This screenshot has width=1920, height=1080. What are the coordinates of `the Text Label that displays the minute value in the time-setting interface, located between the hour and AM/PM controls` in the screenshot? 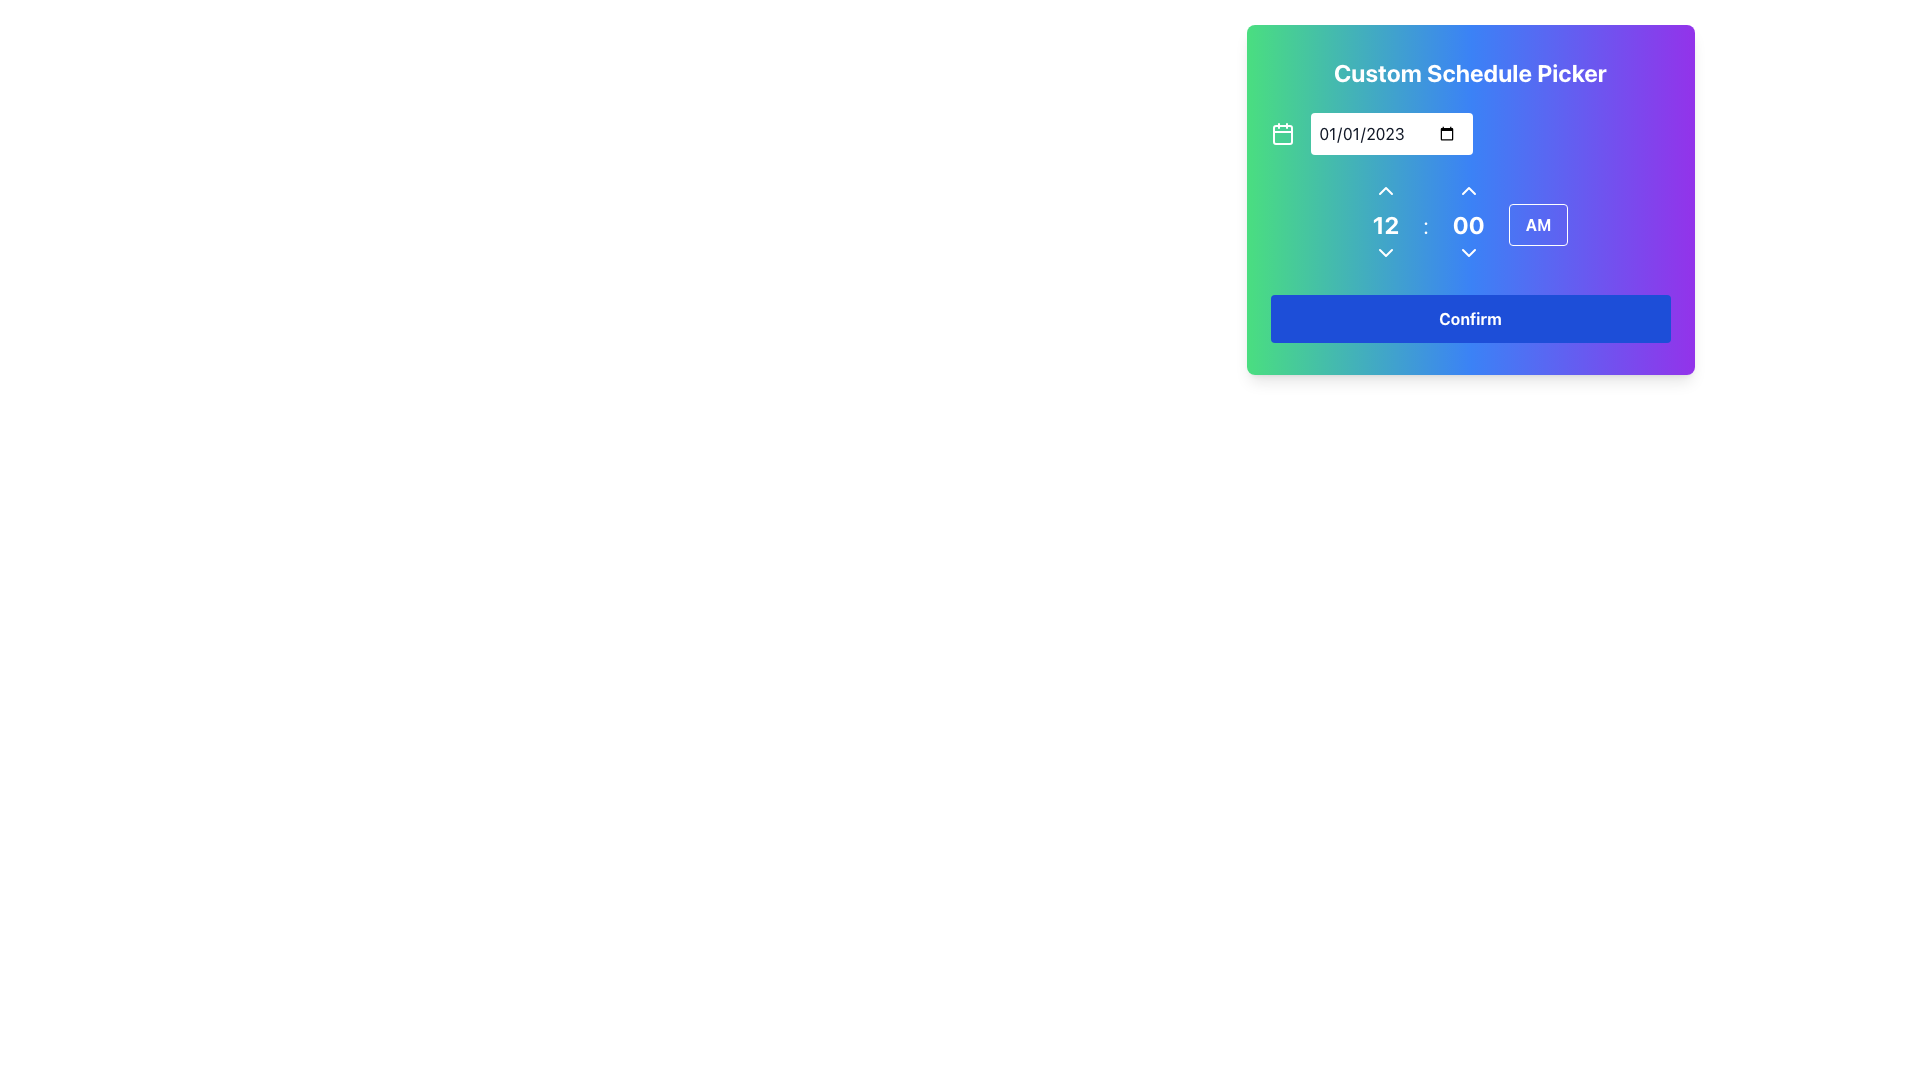 It's located at (1468, 224).